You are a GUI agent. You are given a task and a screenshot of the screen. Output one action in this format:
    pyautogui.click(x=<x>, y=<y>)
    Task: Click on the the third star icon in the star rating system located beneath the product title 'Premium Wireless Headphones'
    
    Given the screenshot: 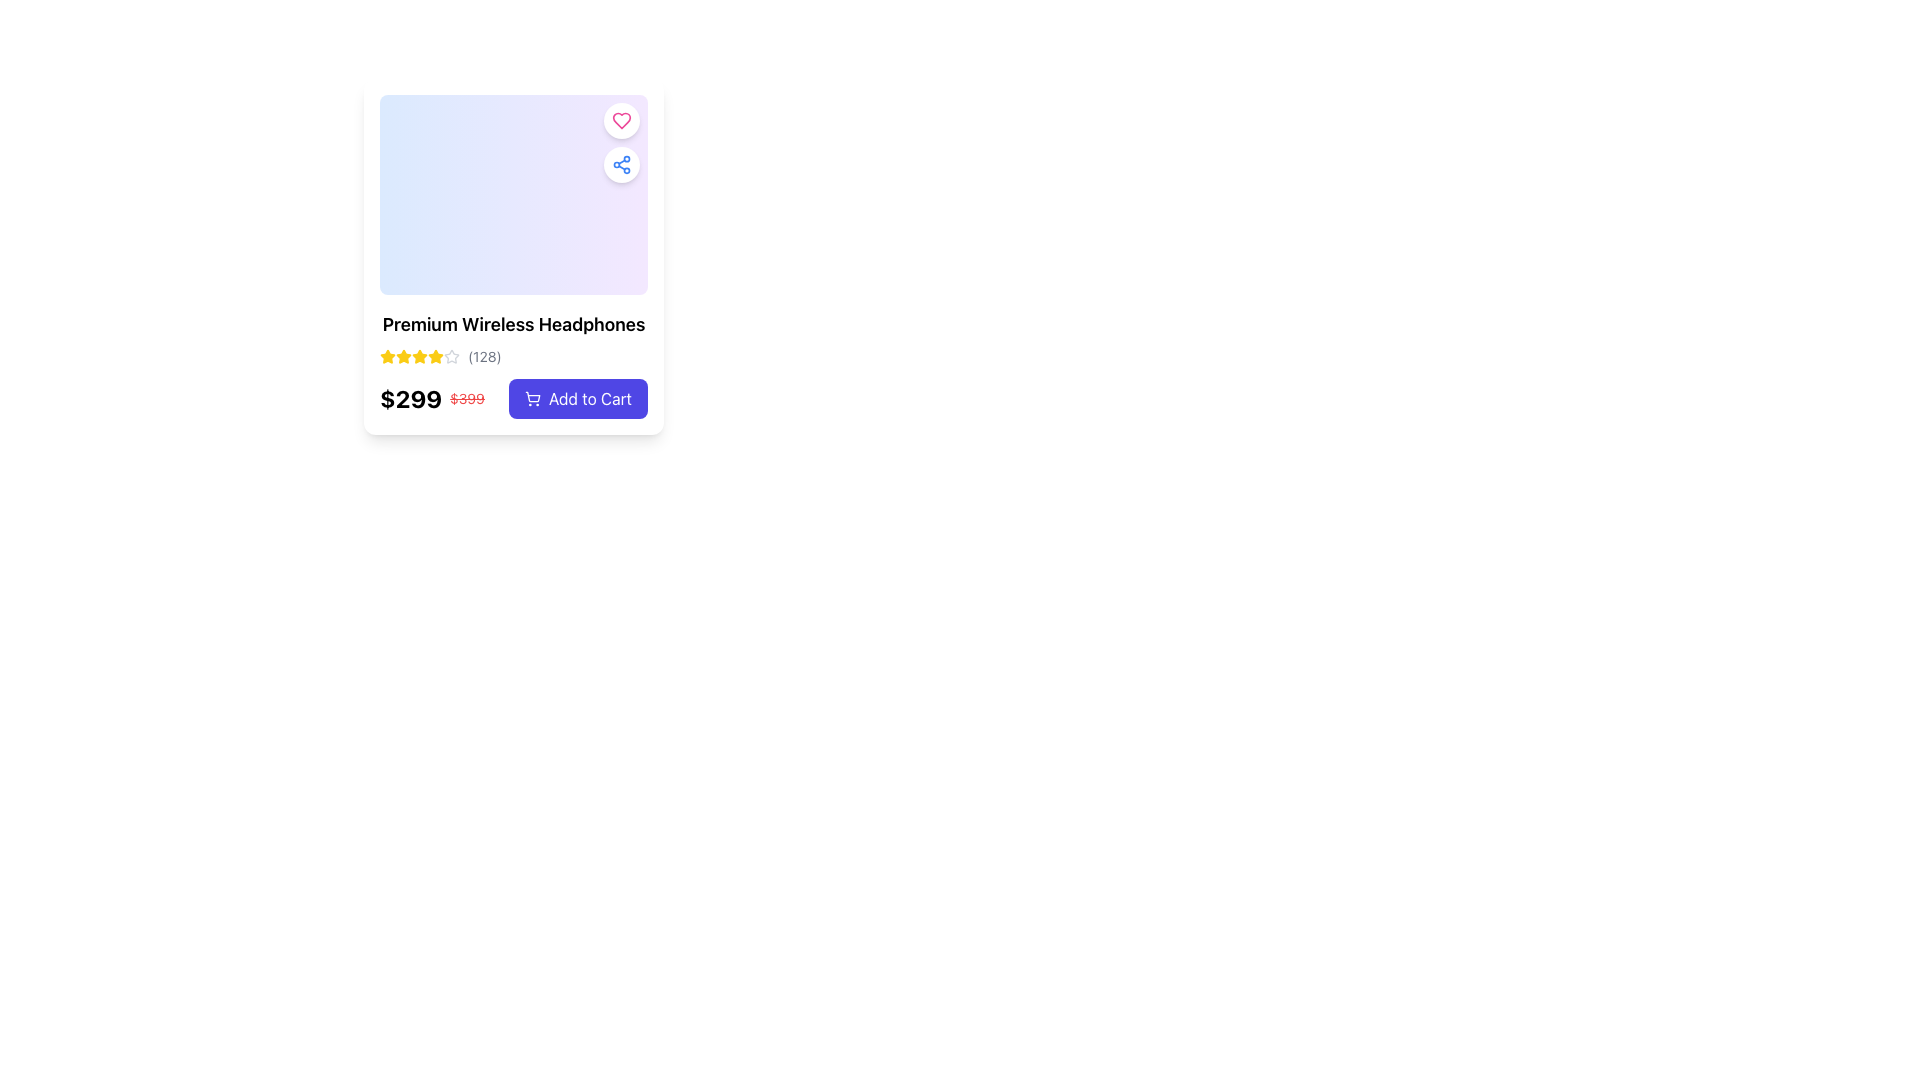 What is the action you would take?
    pyautogui.click(x=450, y=355)
    